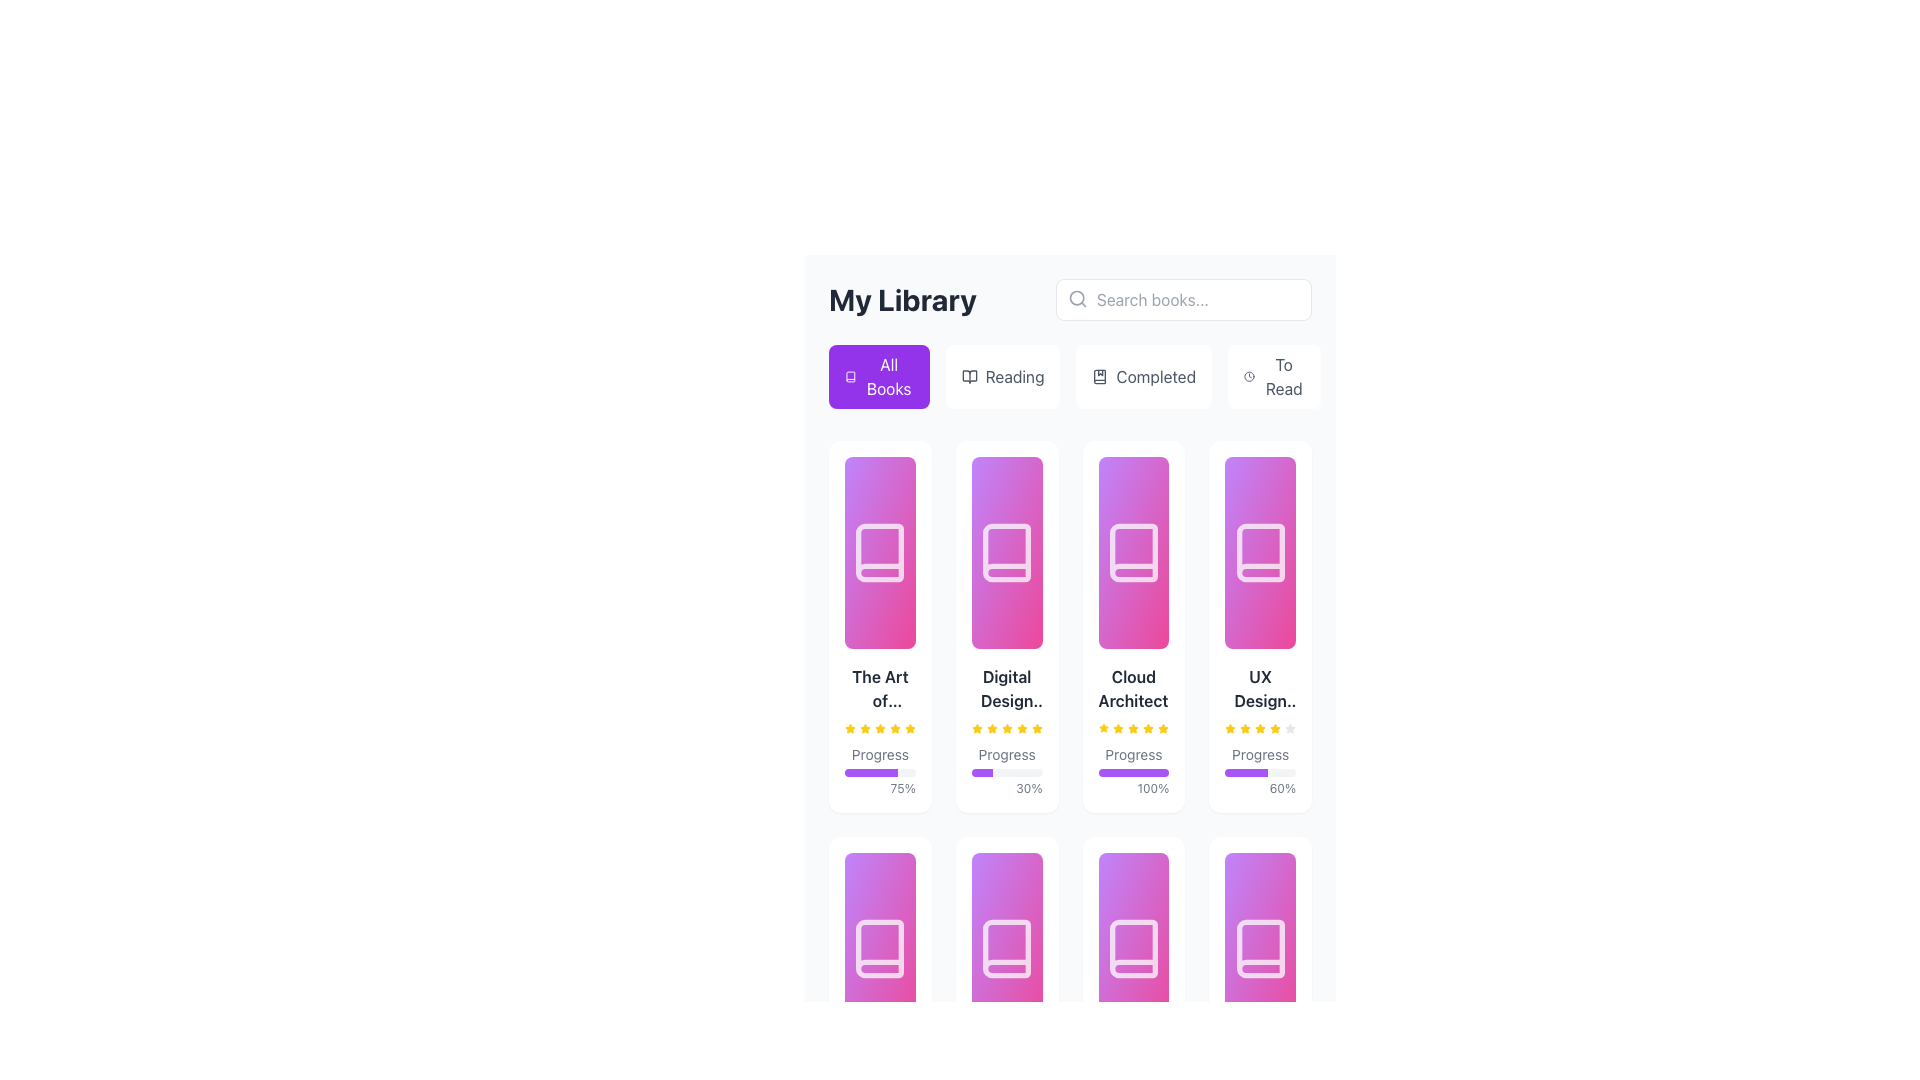 The width and height of the screenshot is (1920, 1080). I want to click on the search icon, which is a gray magnifying glass symbol located inside the search bar component at the top-right area of the interface, just before the placeholder text 'Search books...', so click(1077, 299).